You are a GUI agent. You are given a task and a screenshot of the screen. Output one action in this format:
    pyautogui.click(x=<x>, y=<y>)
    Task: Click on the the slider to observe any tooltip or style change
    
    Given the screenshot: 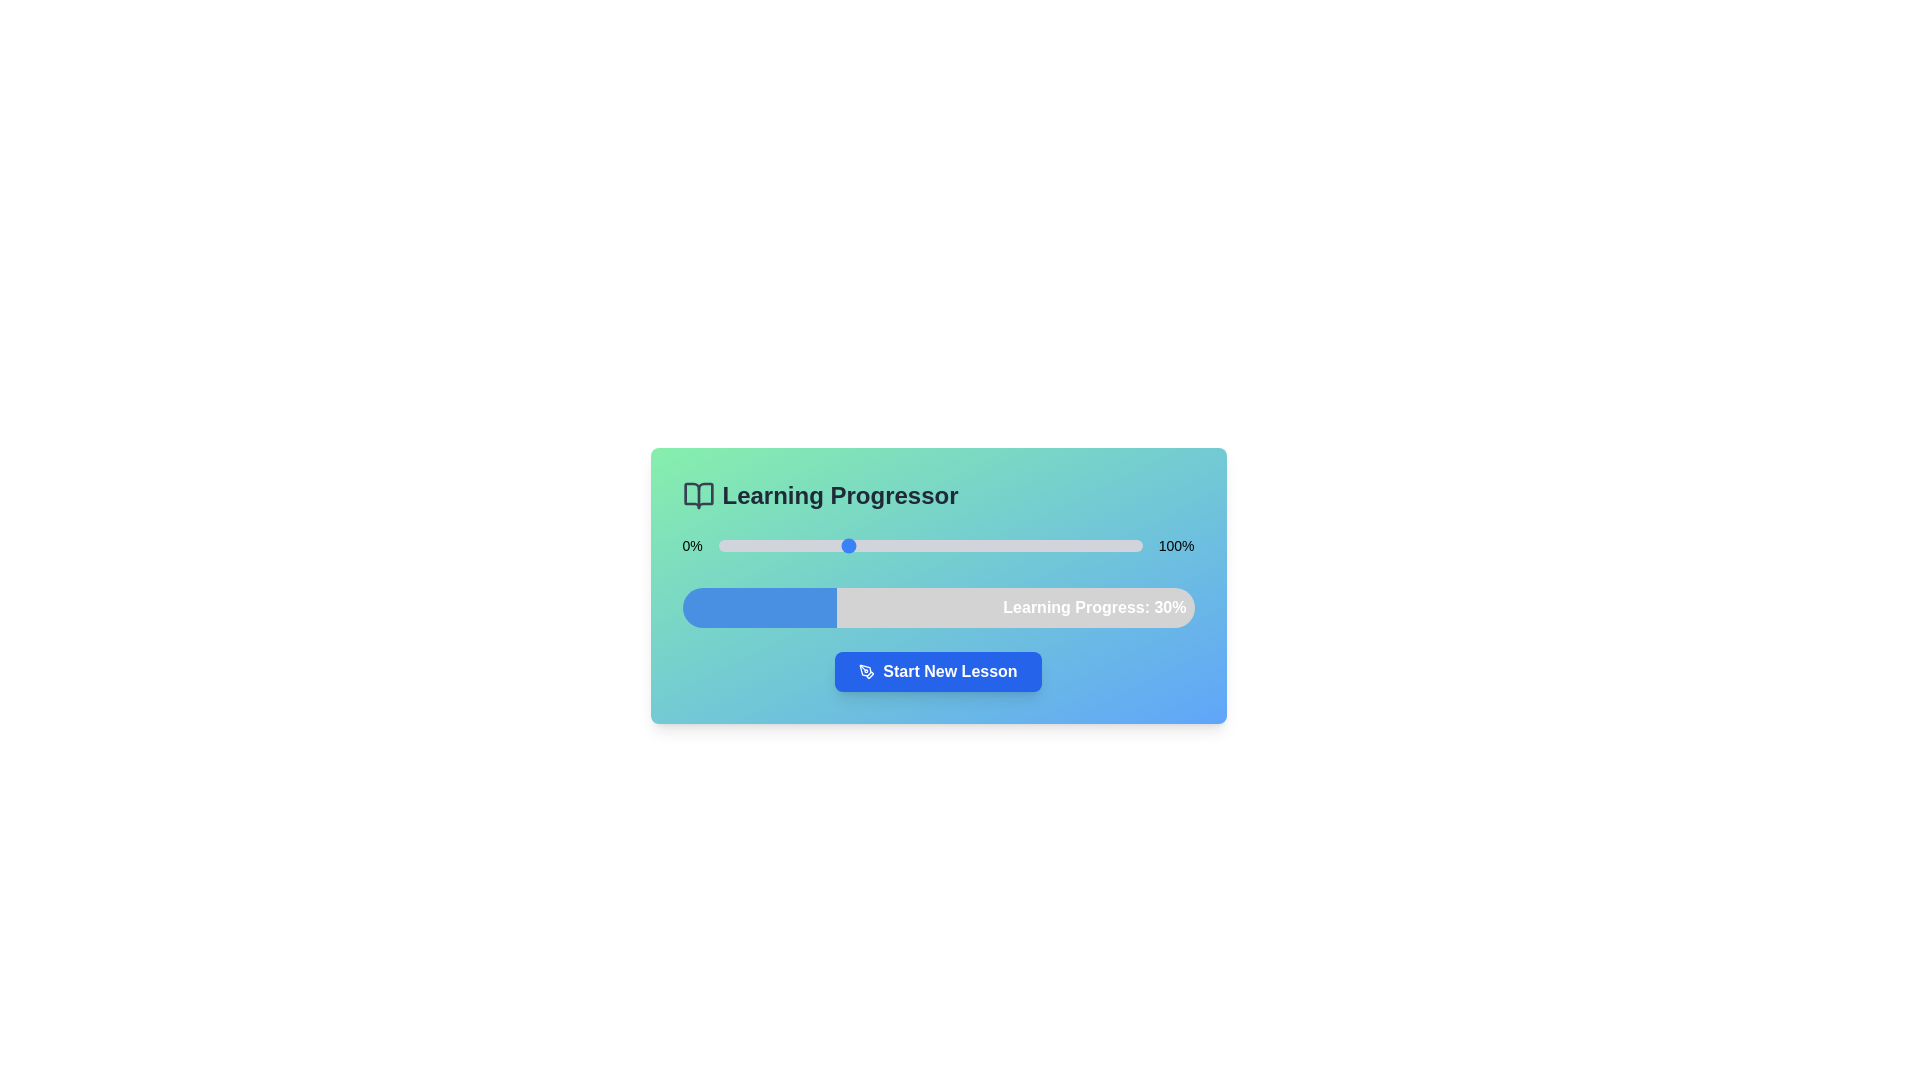 What is the action you would take?
    pyautogui.click(x=929, y=546)
    